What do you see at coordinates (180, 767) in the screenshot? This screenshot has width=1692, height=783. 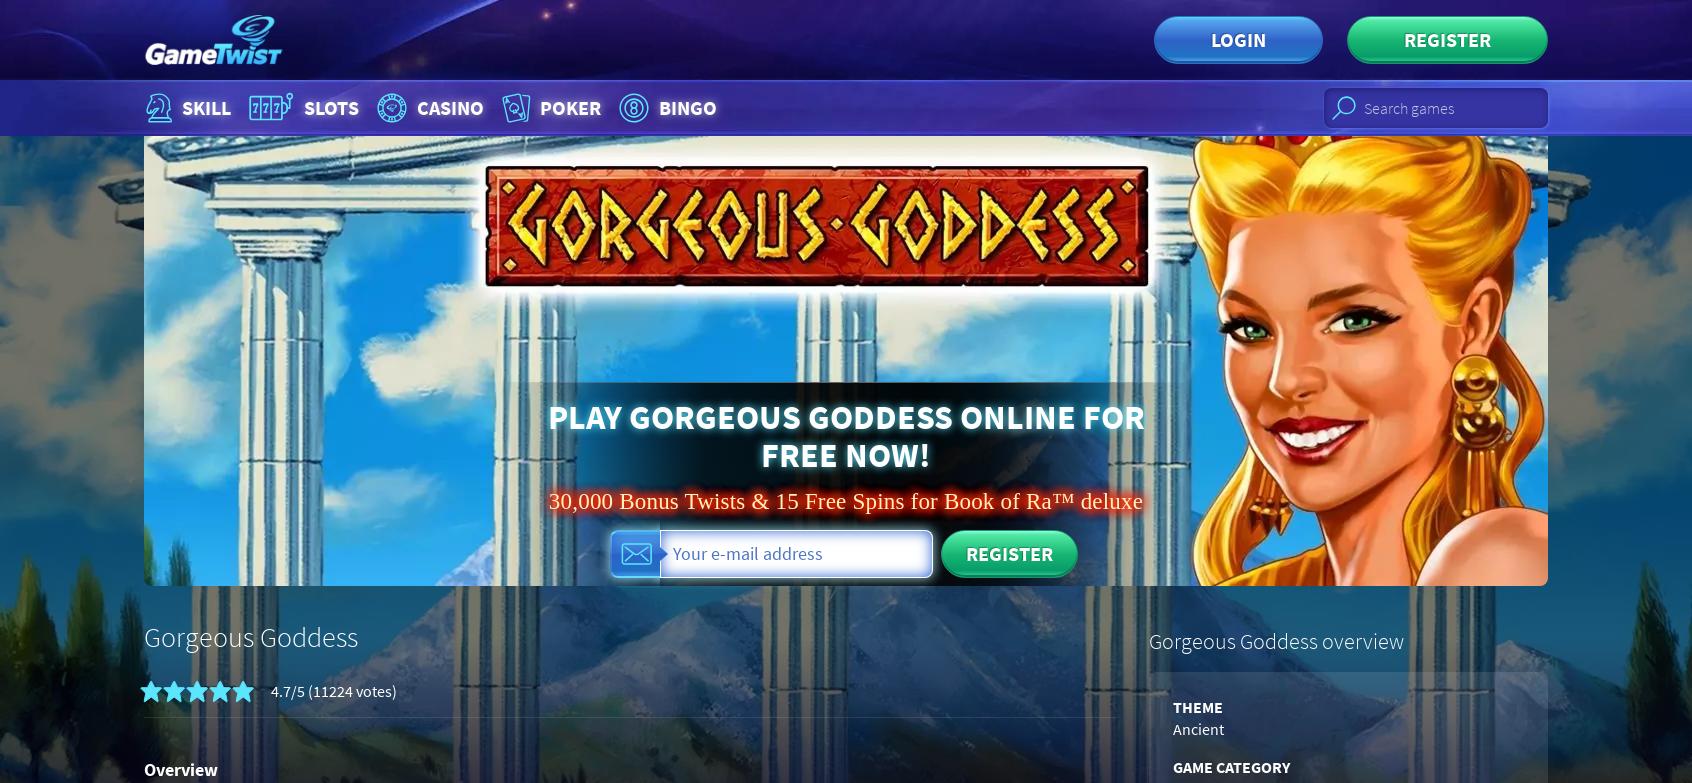 I see `'Overview'` at bounding box center [180, 767].